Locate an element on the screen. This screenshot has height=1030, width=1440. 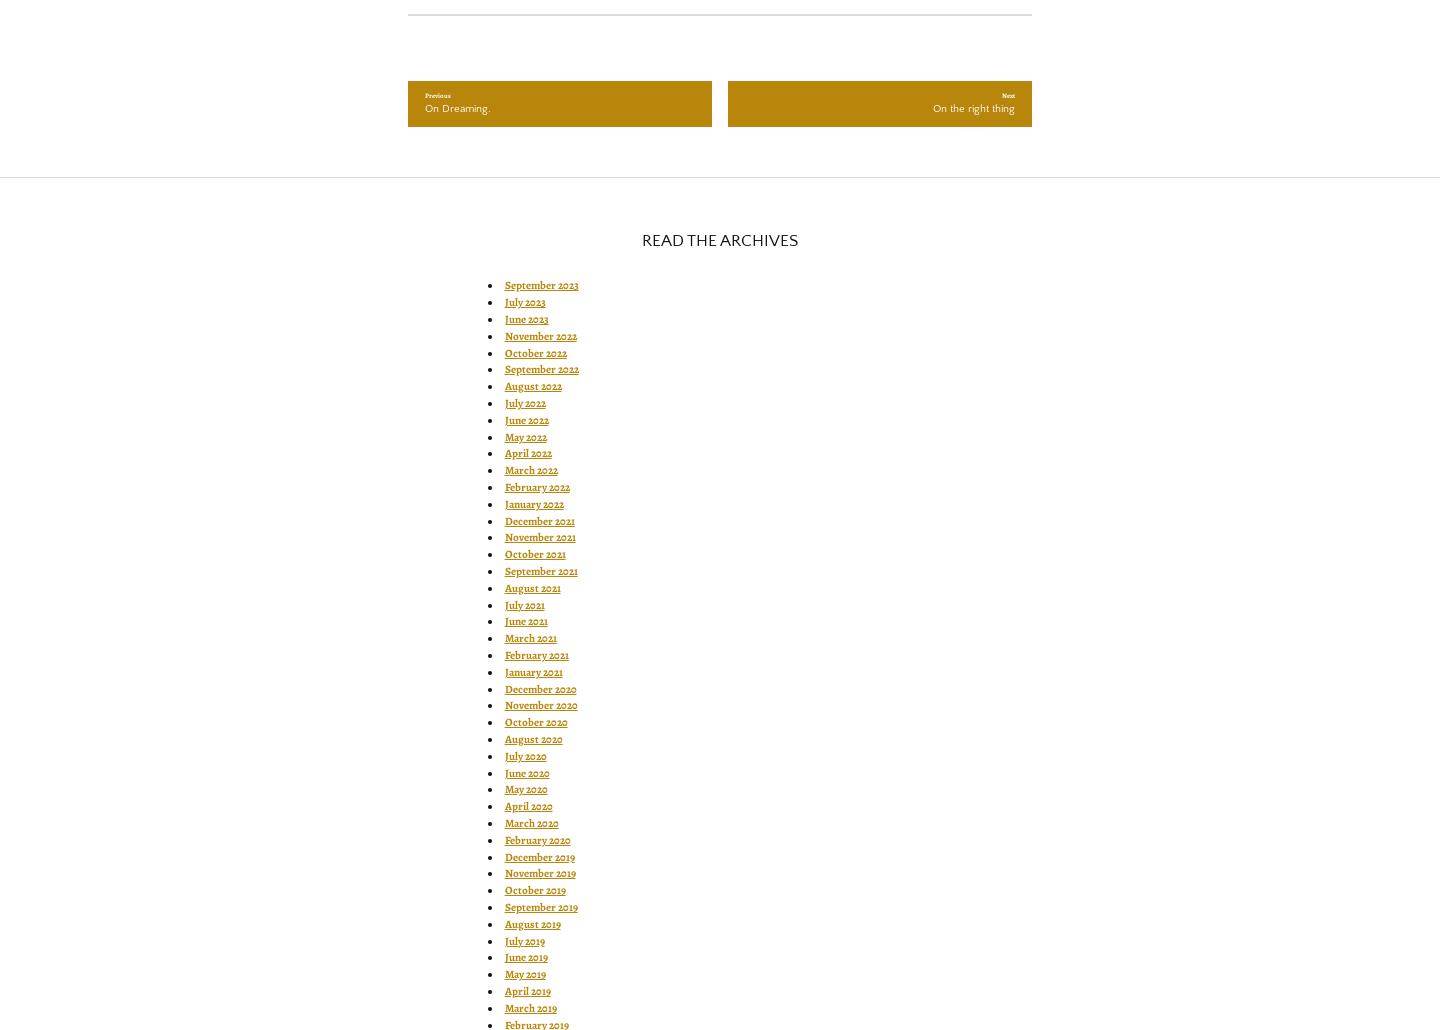
'READ THE ARCHIVES' is located at coordinates (718, 241).